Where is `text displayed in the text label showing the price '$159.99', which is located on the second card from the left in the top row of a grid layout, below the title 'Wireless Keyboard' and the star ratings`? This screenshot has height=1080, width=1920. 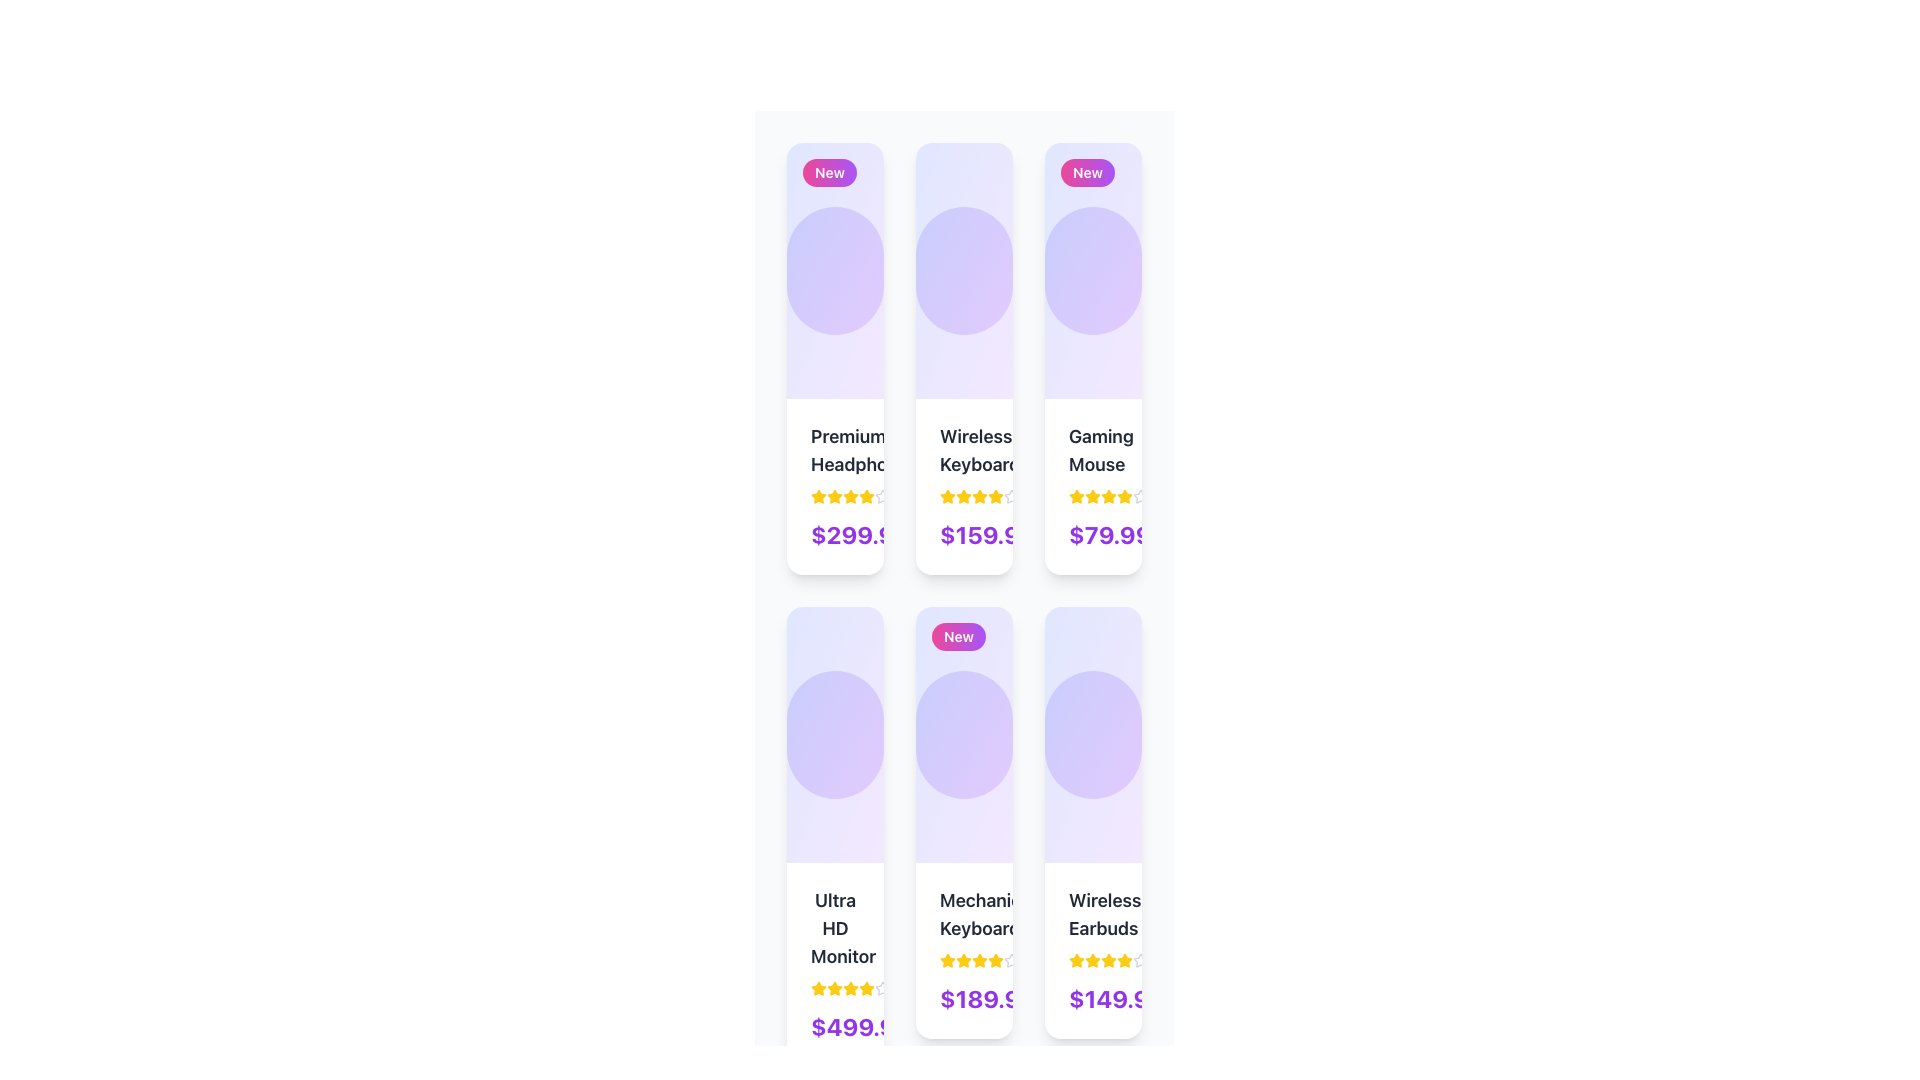
text displayed in the text label showing the price '$159.99', which is located on the second card from the left in the top row of a grid layout, below the title 'Wireless Keyboard' and the star ratings is located at coordinates (964, 534).